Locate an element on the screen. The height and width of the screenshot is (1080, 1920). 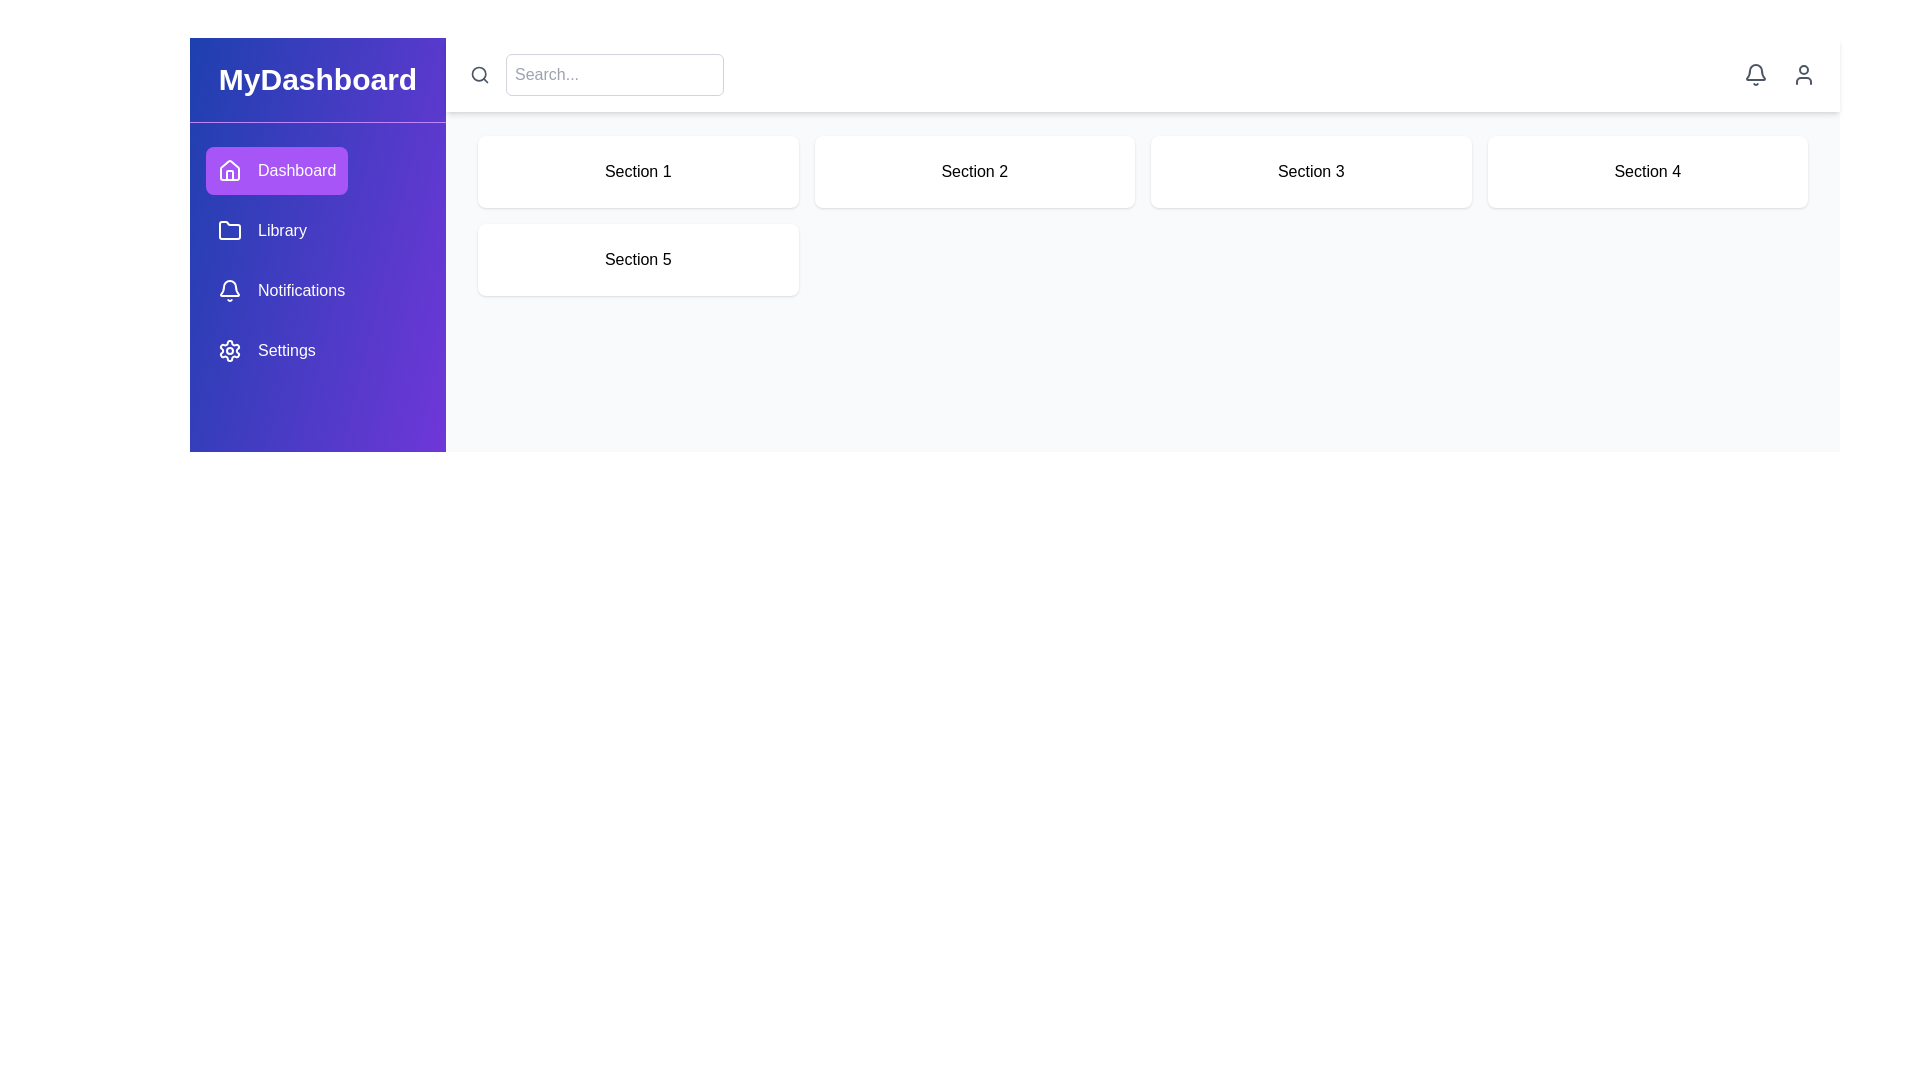
the 'MyDashboard' Text header element, which is a bold, large-sized text in white with a gradient background transitioning from blue to purple, located in the top-left section of the vertical sidebar is located at coordinates (316, 79).